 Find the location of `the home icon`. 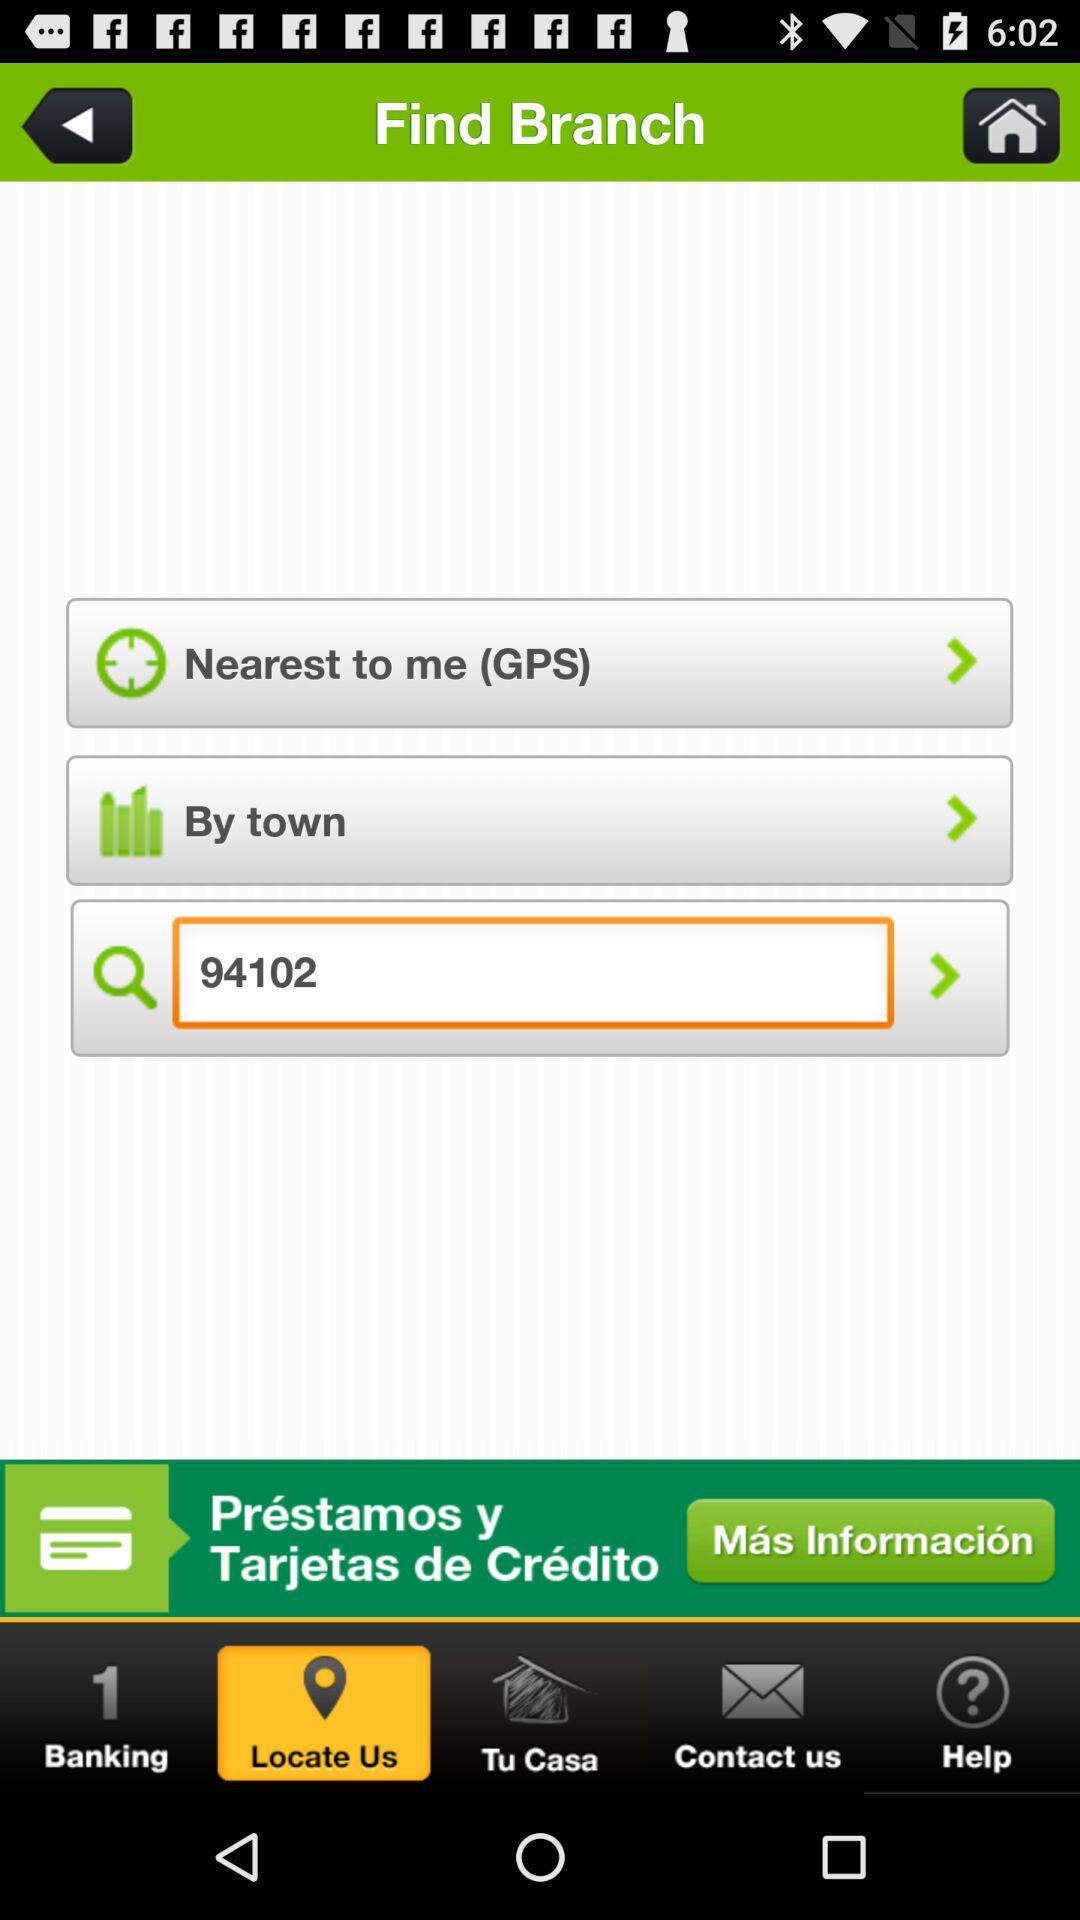

the home icon is located at coordinates (999, 129).